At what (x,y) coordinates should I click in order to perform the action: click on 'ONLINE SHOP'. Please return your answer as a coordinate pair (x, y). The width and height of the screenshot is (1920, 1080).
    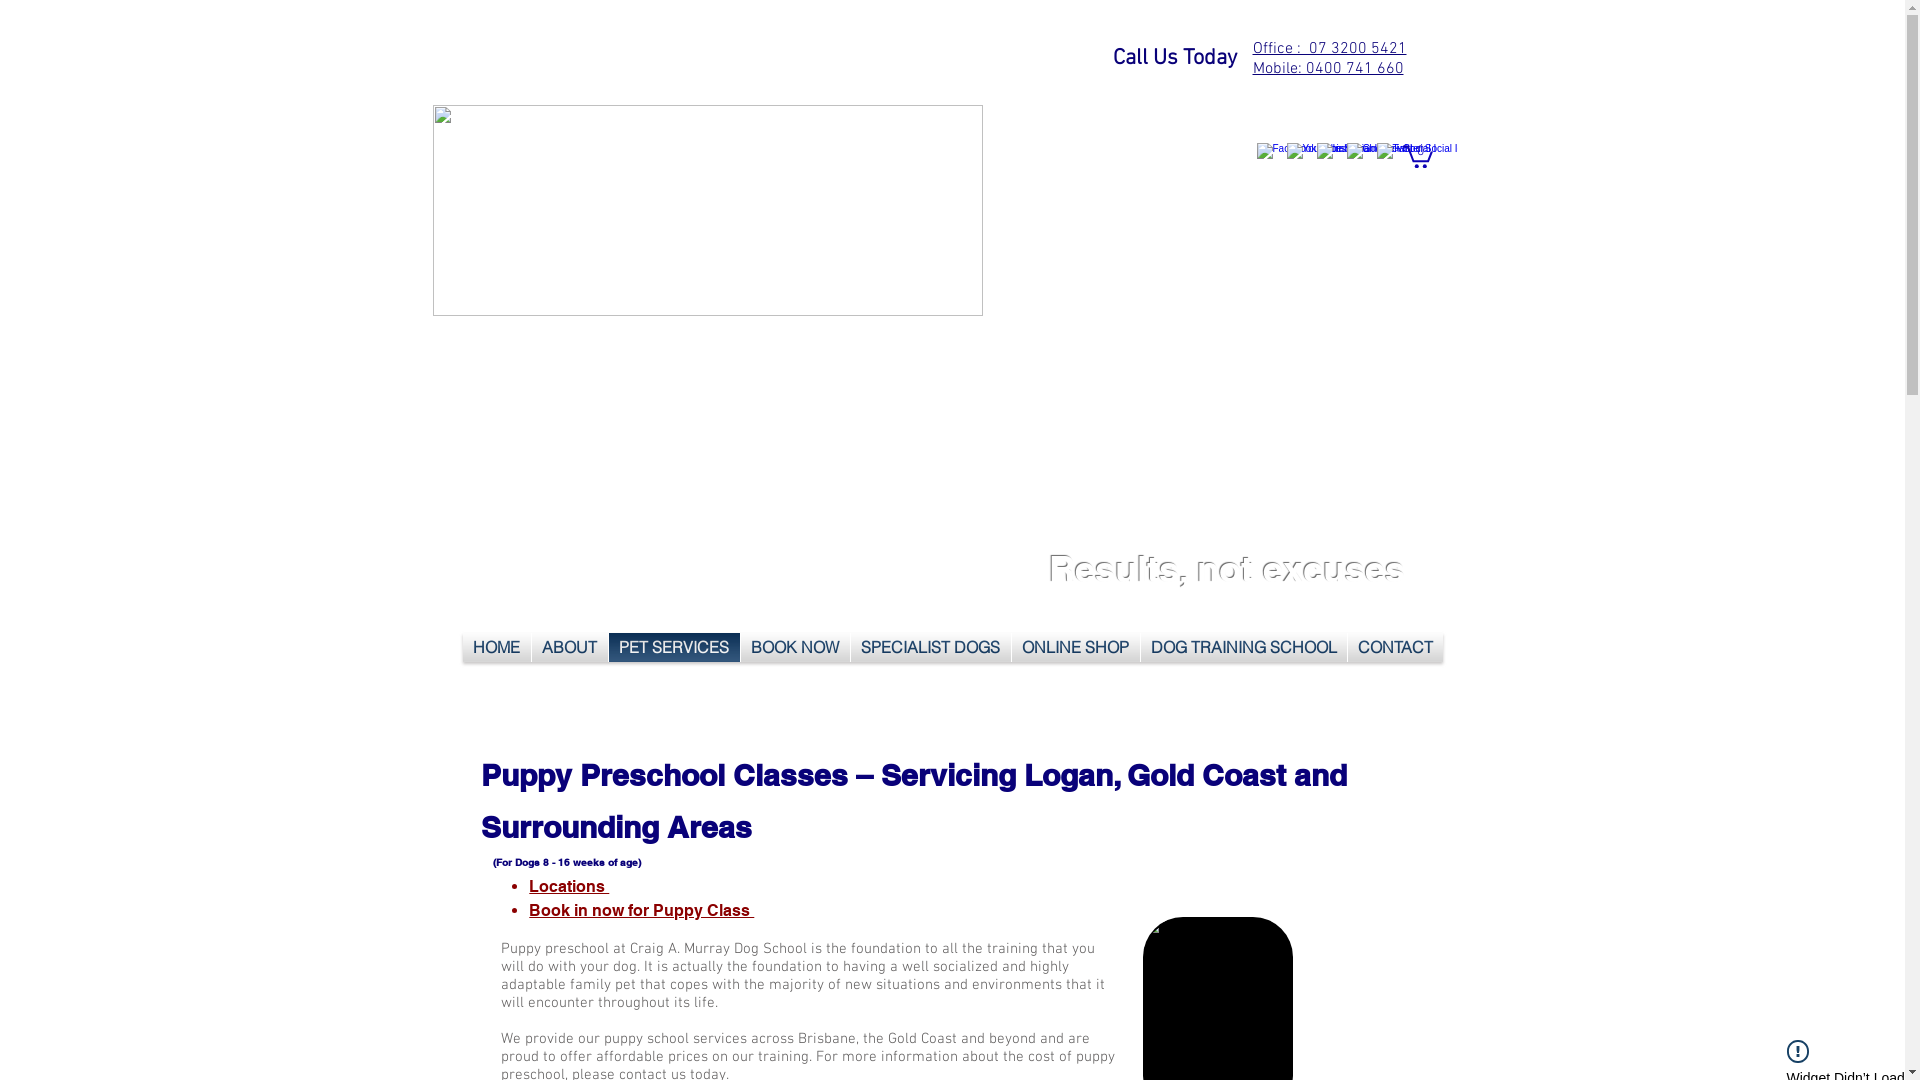
    Looking at the image, I should click on (1074, 647).